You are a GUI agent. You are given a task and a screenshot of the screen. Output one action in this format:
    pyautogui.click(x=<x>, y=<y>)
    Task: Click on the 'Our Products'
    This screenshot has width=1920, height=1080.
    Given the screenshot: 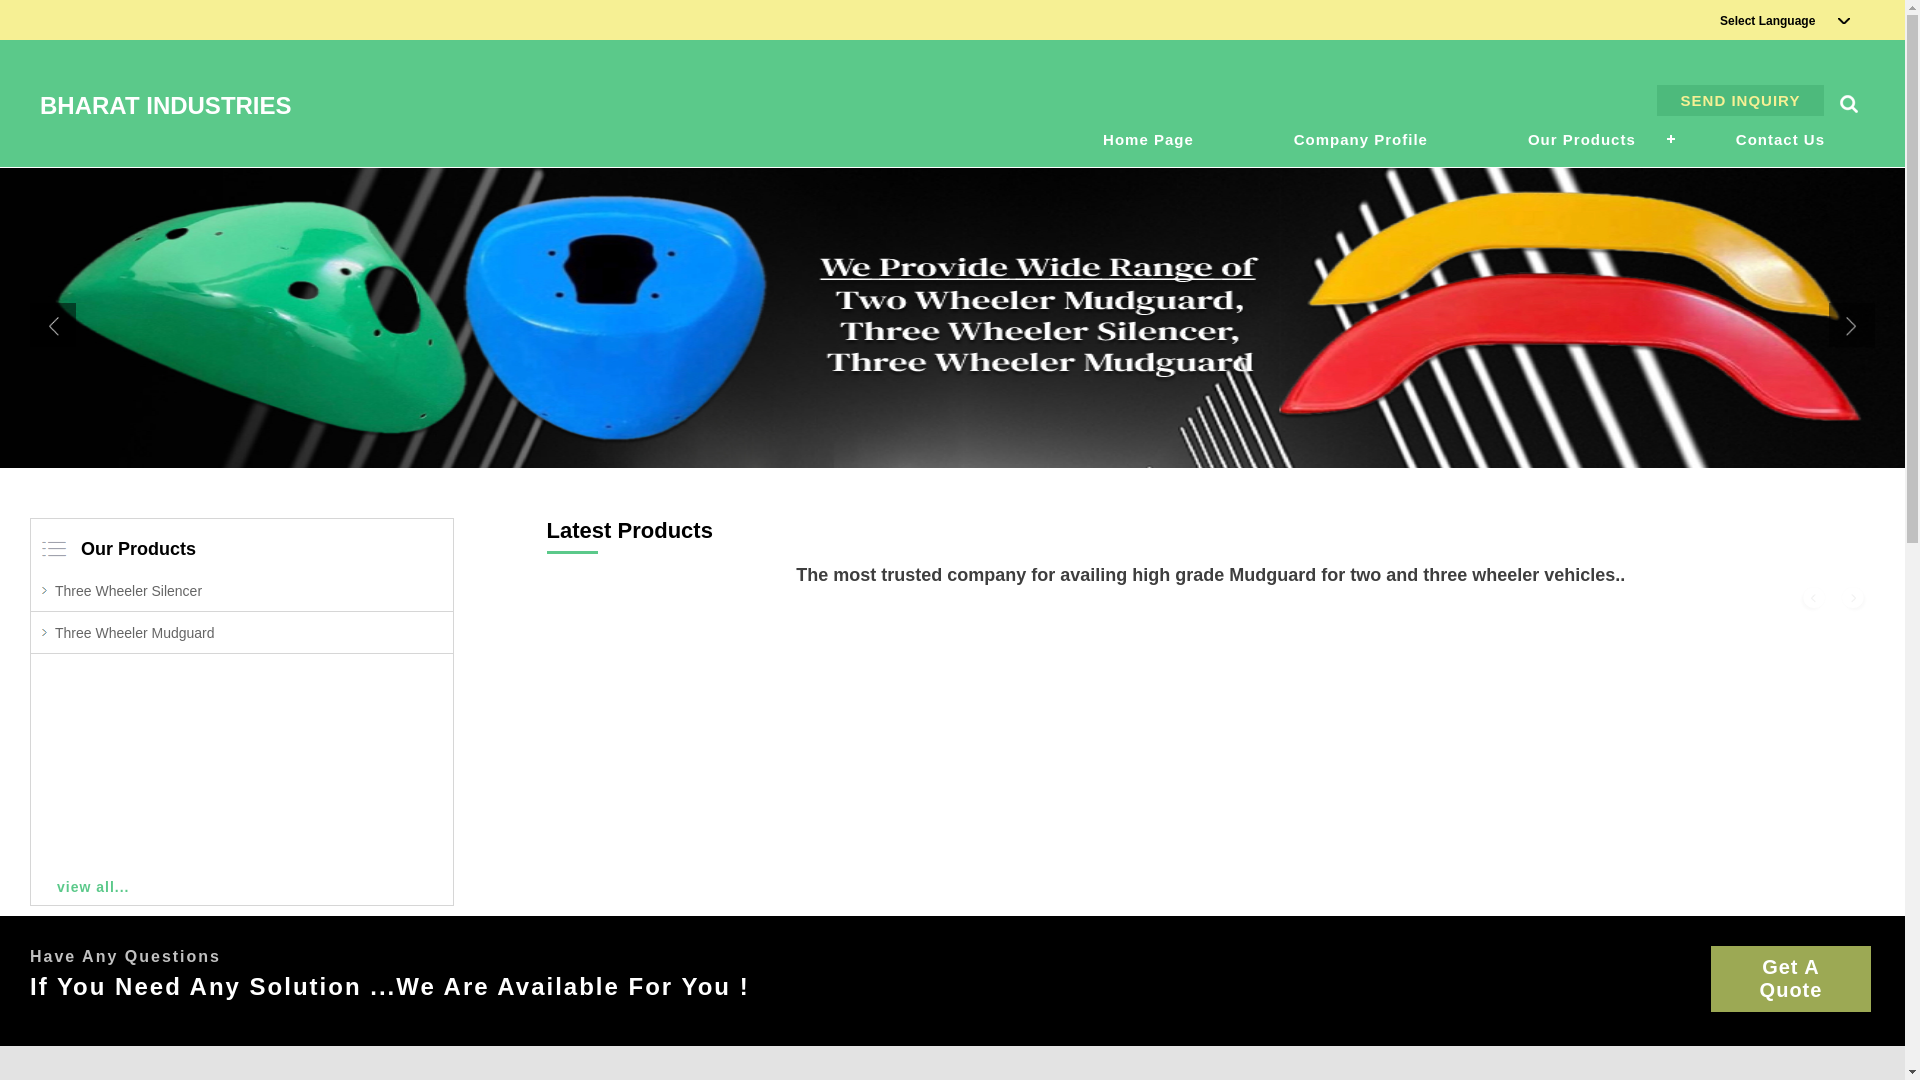 What is the action you would take?
    pyautogui.click(x=137, y=548)
    